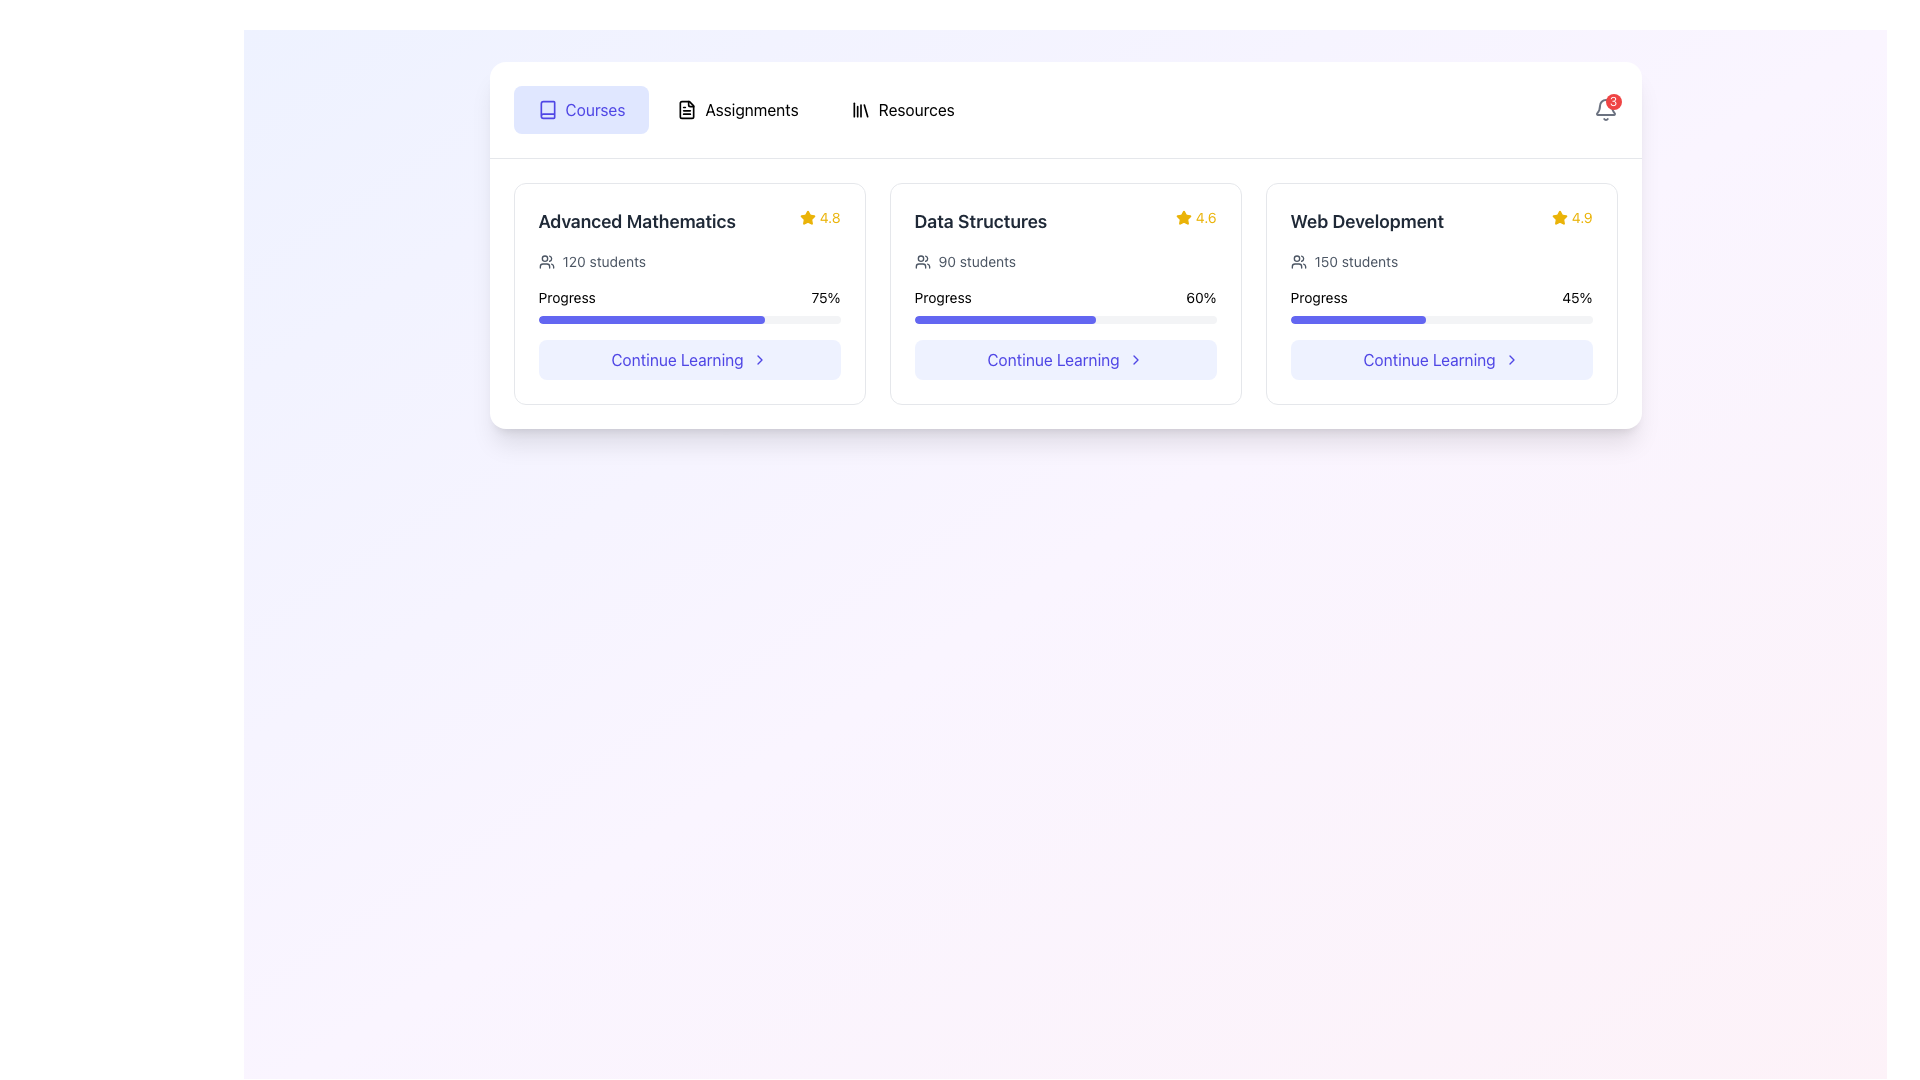 This screenshot has height=1080, width=1920. I want to click on the Star icon in the Web Development course card, located at the top-right corner of the inner rating section, so click(1558, 217).